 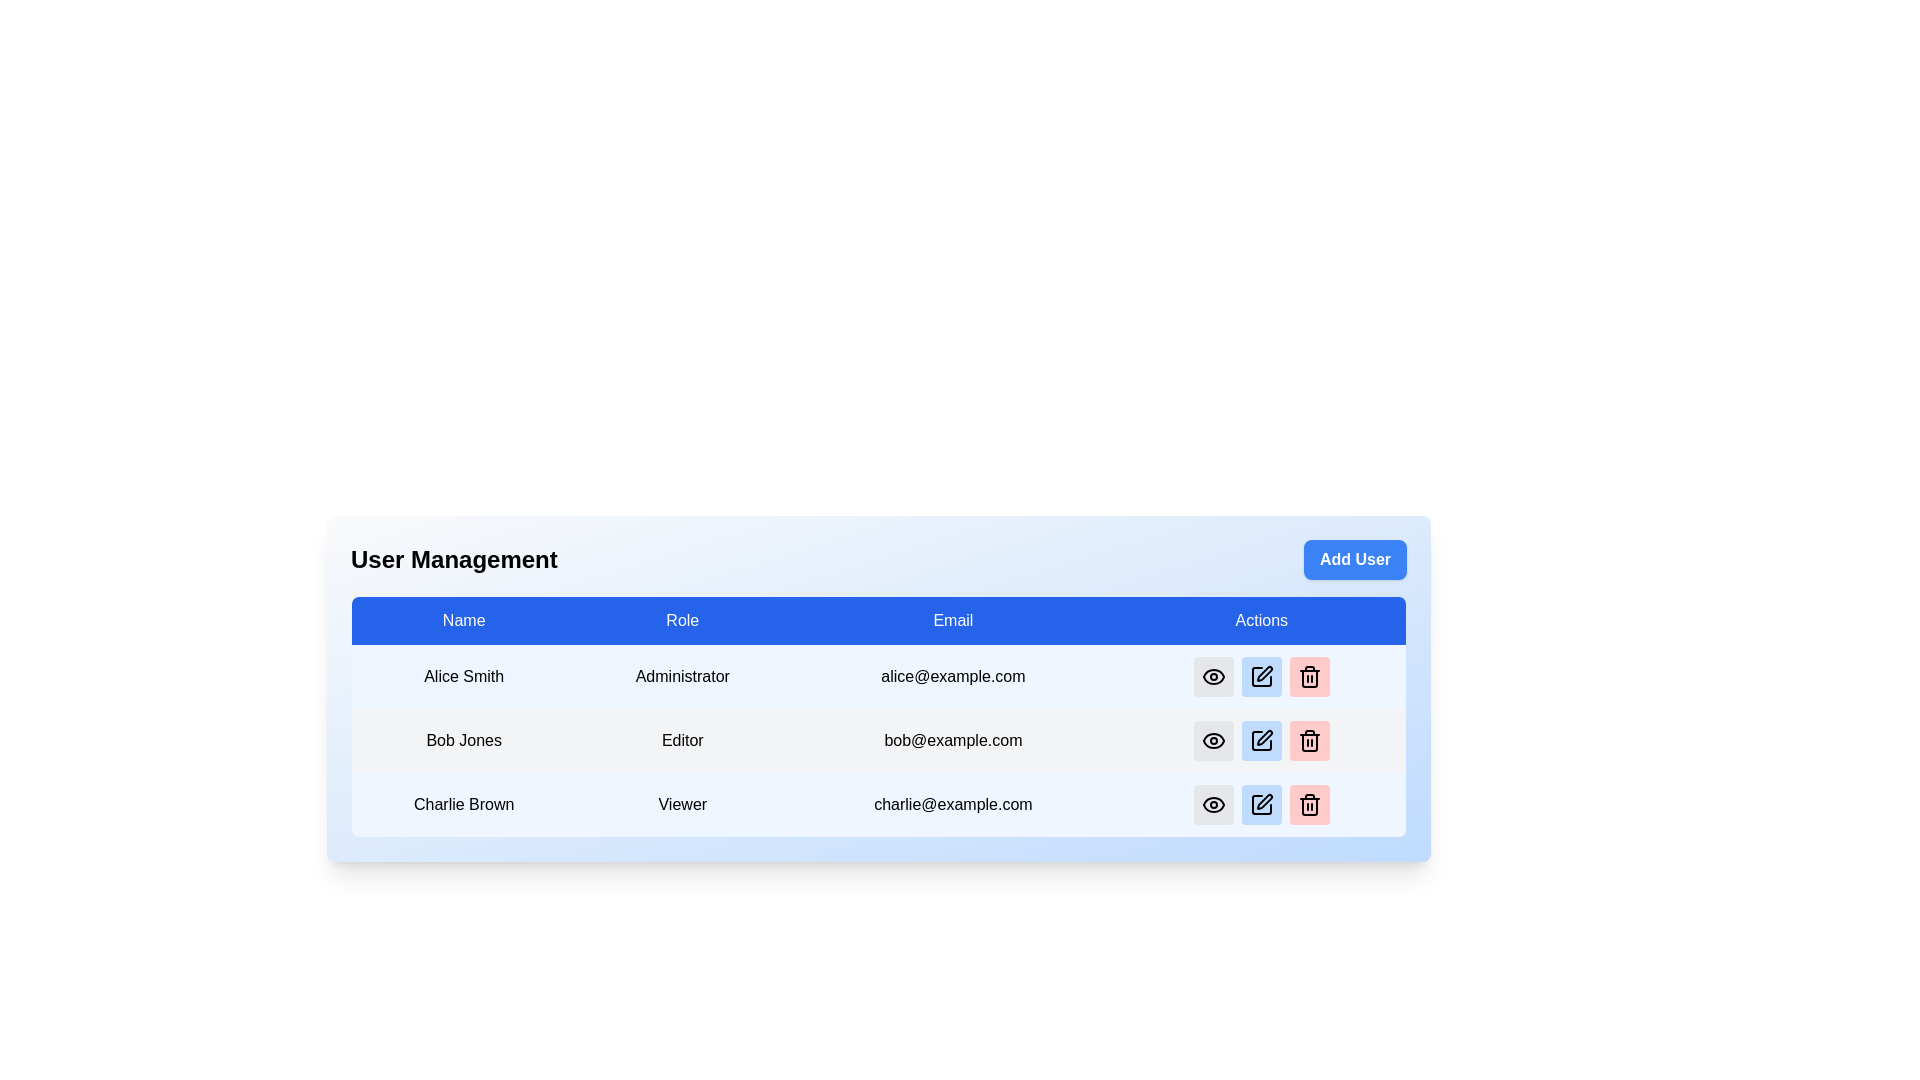 I want to click on the blue edit button with a pen icon located in the actions column of the first row in the user management table, so click(x=1260, y=676).